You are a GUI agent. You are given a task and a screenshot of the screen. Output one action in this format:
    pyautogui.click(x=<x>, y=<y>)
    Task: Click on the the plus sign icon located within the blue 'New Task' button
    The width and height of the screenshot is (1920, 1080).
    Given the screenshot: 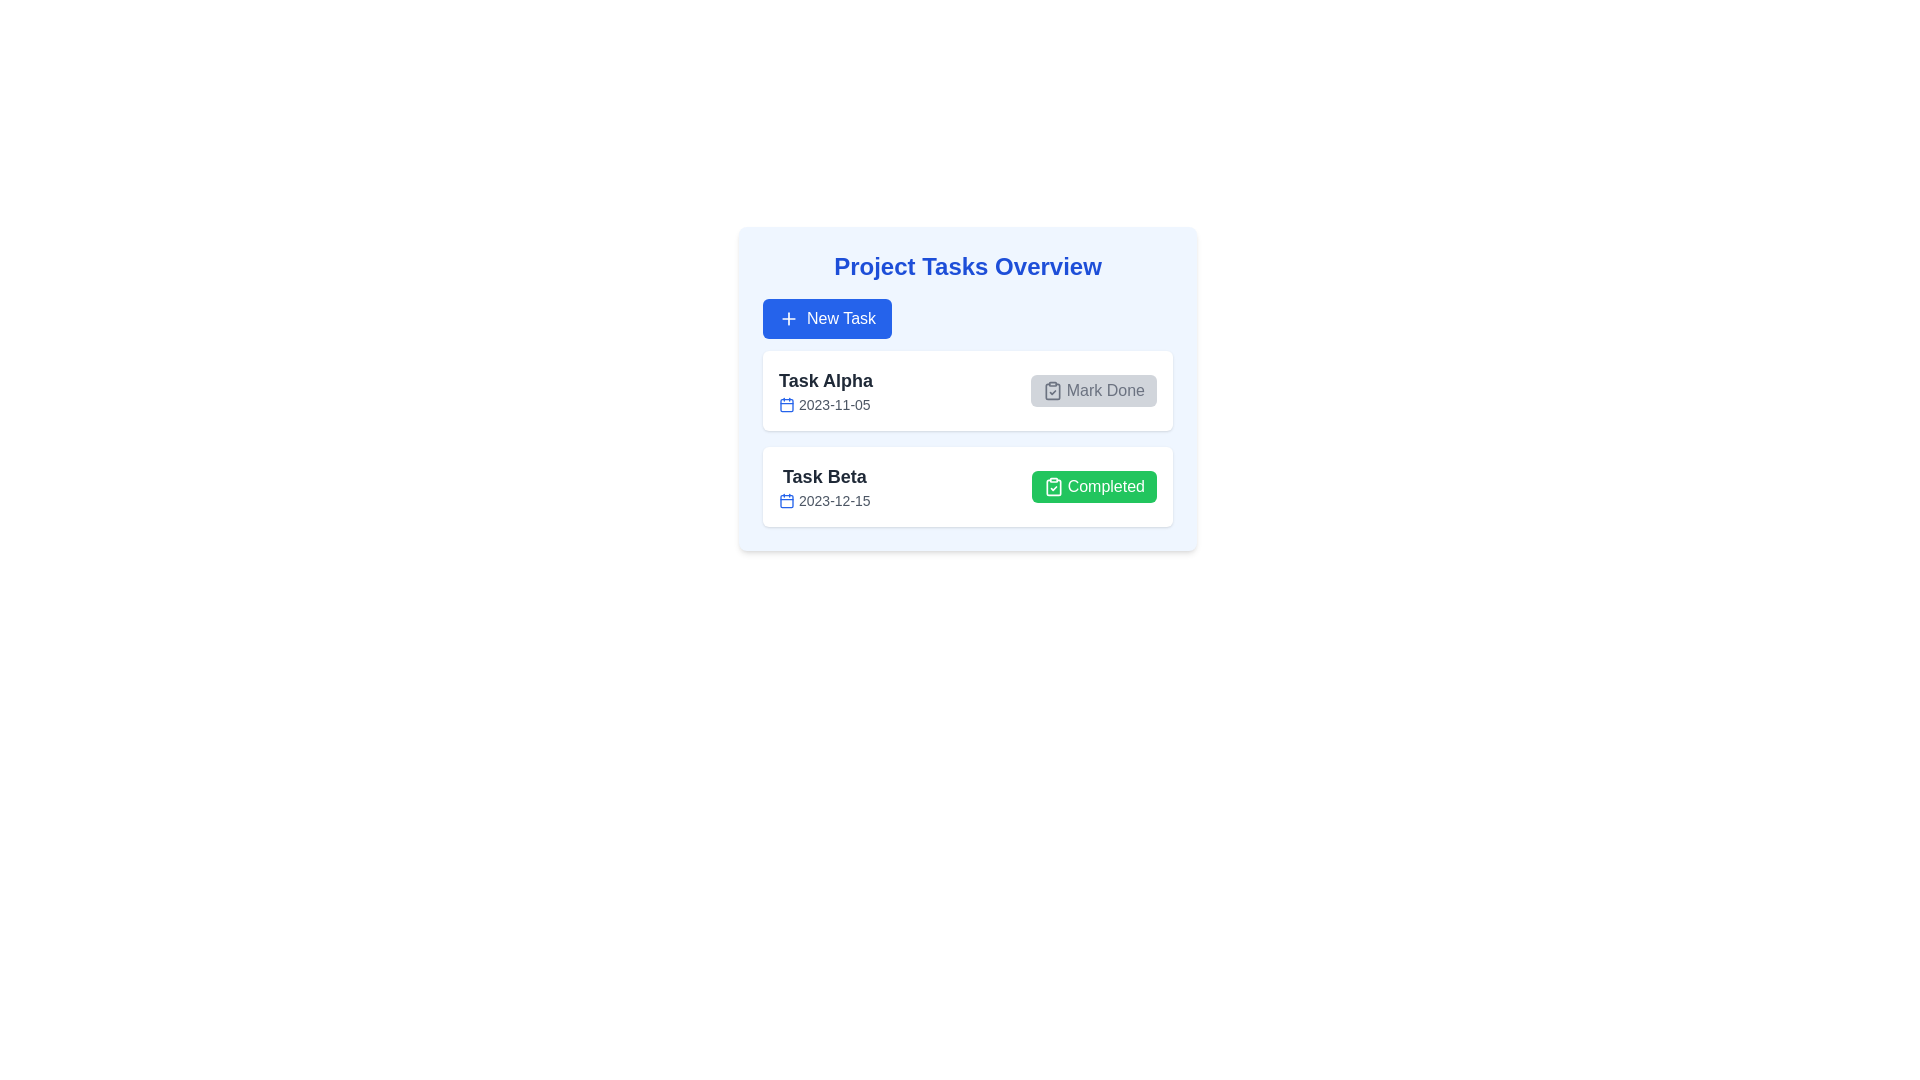 What is the action you would take?
    pyautogui.click(x=787, y=318)
    